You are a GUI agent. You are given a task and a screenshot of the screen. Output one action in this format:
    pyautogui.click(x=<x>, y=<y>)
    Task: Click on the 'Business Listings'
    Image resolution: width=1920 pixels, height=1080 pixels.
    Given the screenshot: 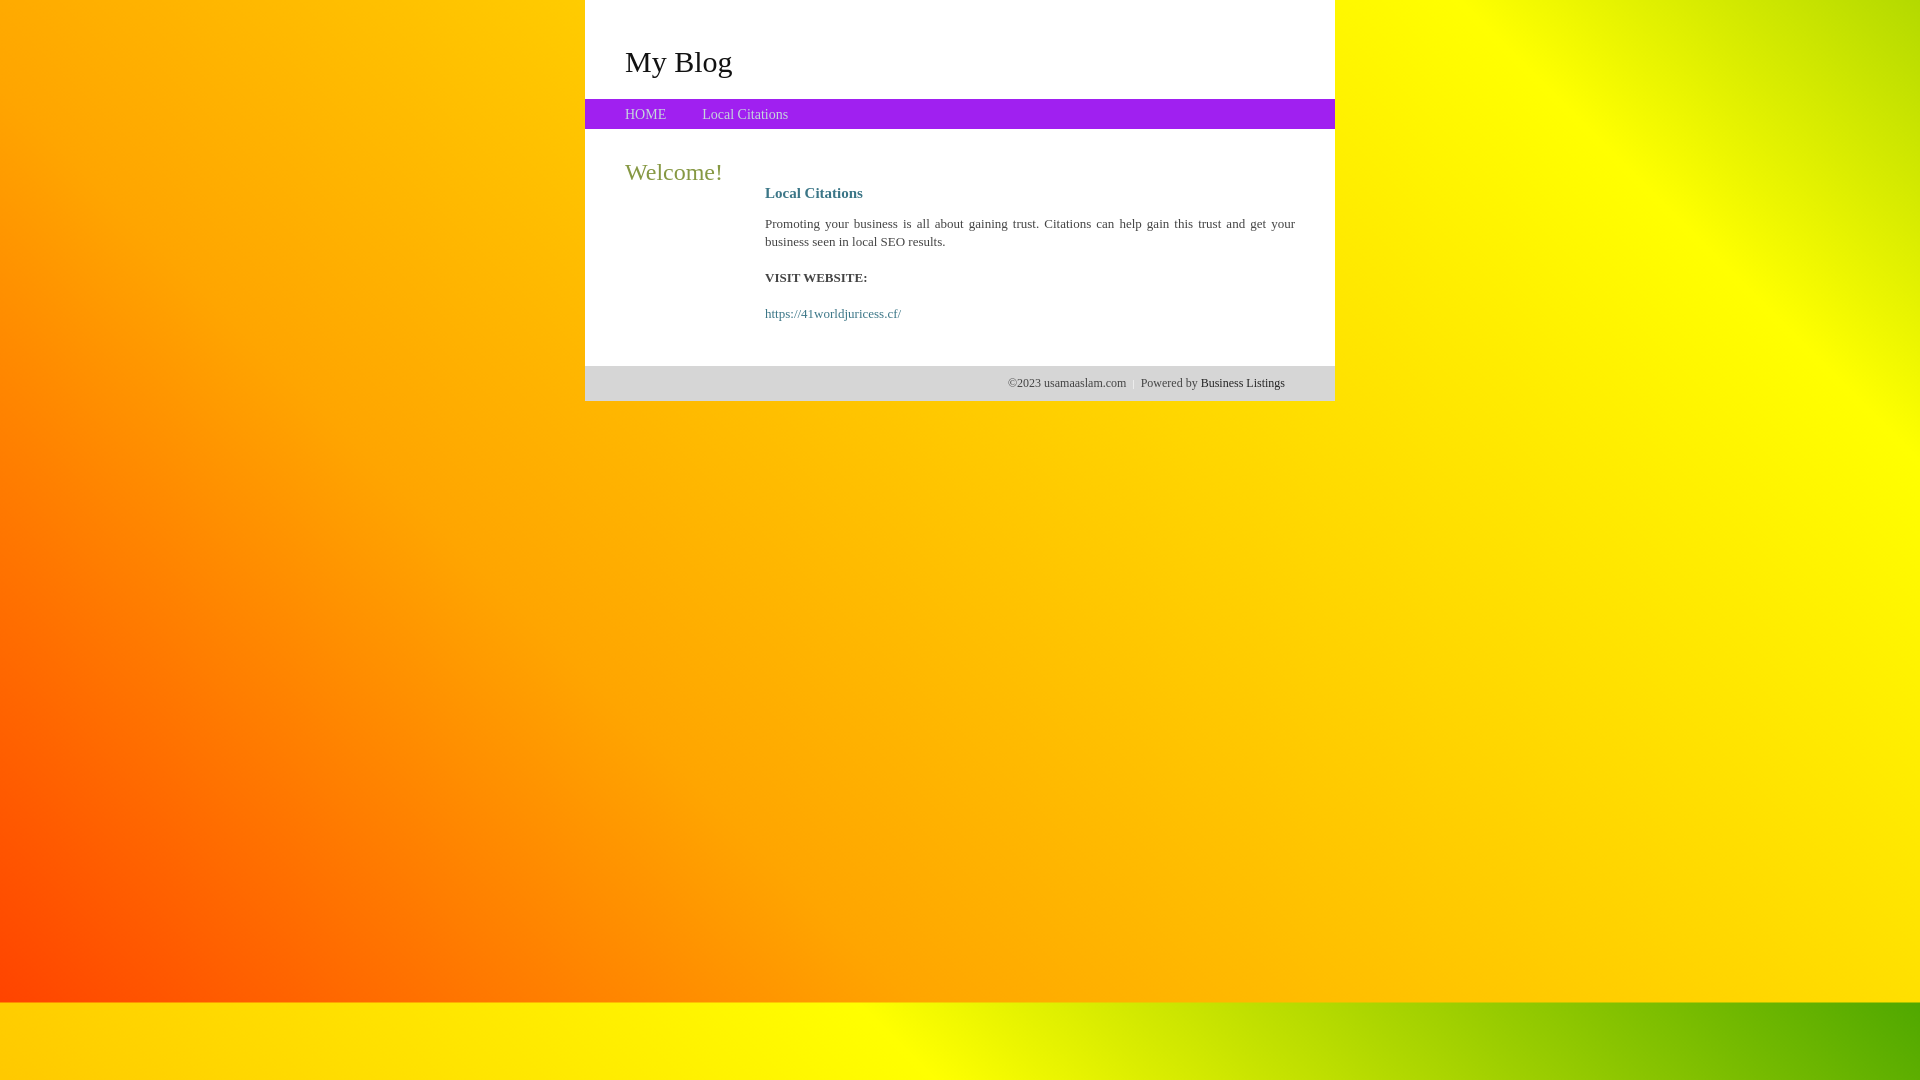 What is the action you would take?
    pyautogui.click(x=1242, y=382)
    